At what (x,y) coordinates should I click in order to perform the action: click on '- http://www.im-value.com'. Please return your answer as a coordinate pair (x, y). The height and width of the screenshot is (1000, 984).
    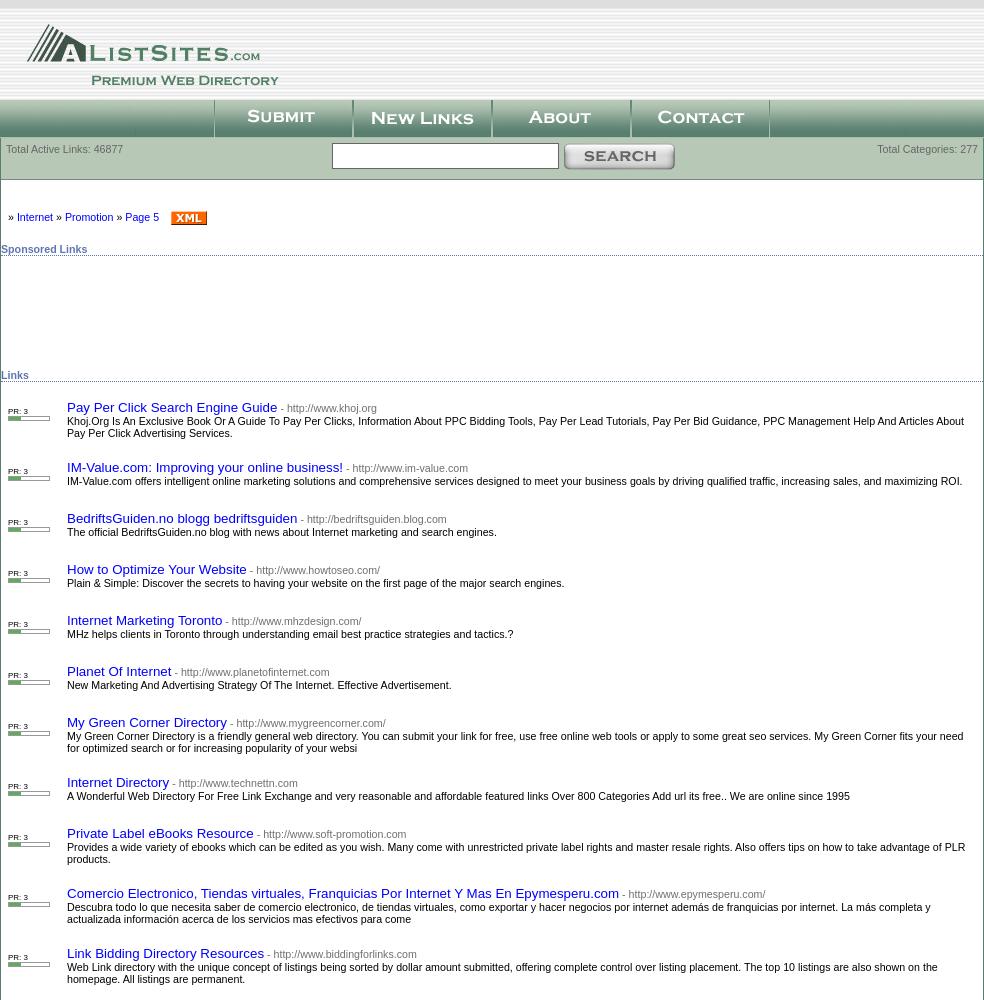
    Looking at the image, I should click on (344, 466).